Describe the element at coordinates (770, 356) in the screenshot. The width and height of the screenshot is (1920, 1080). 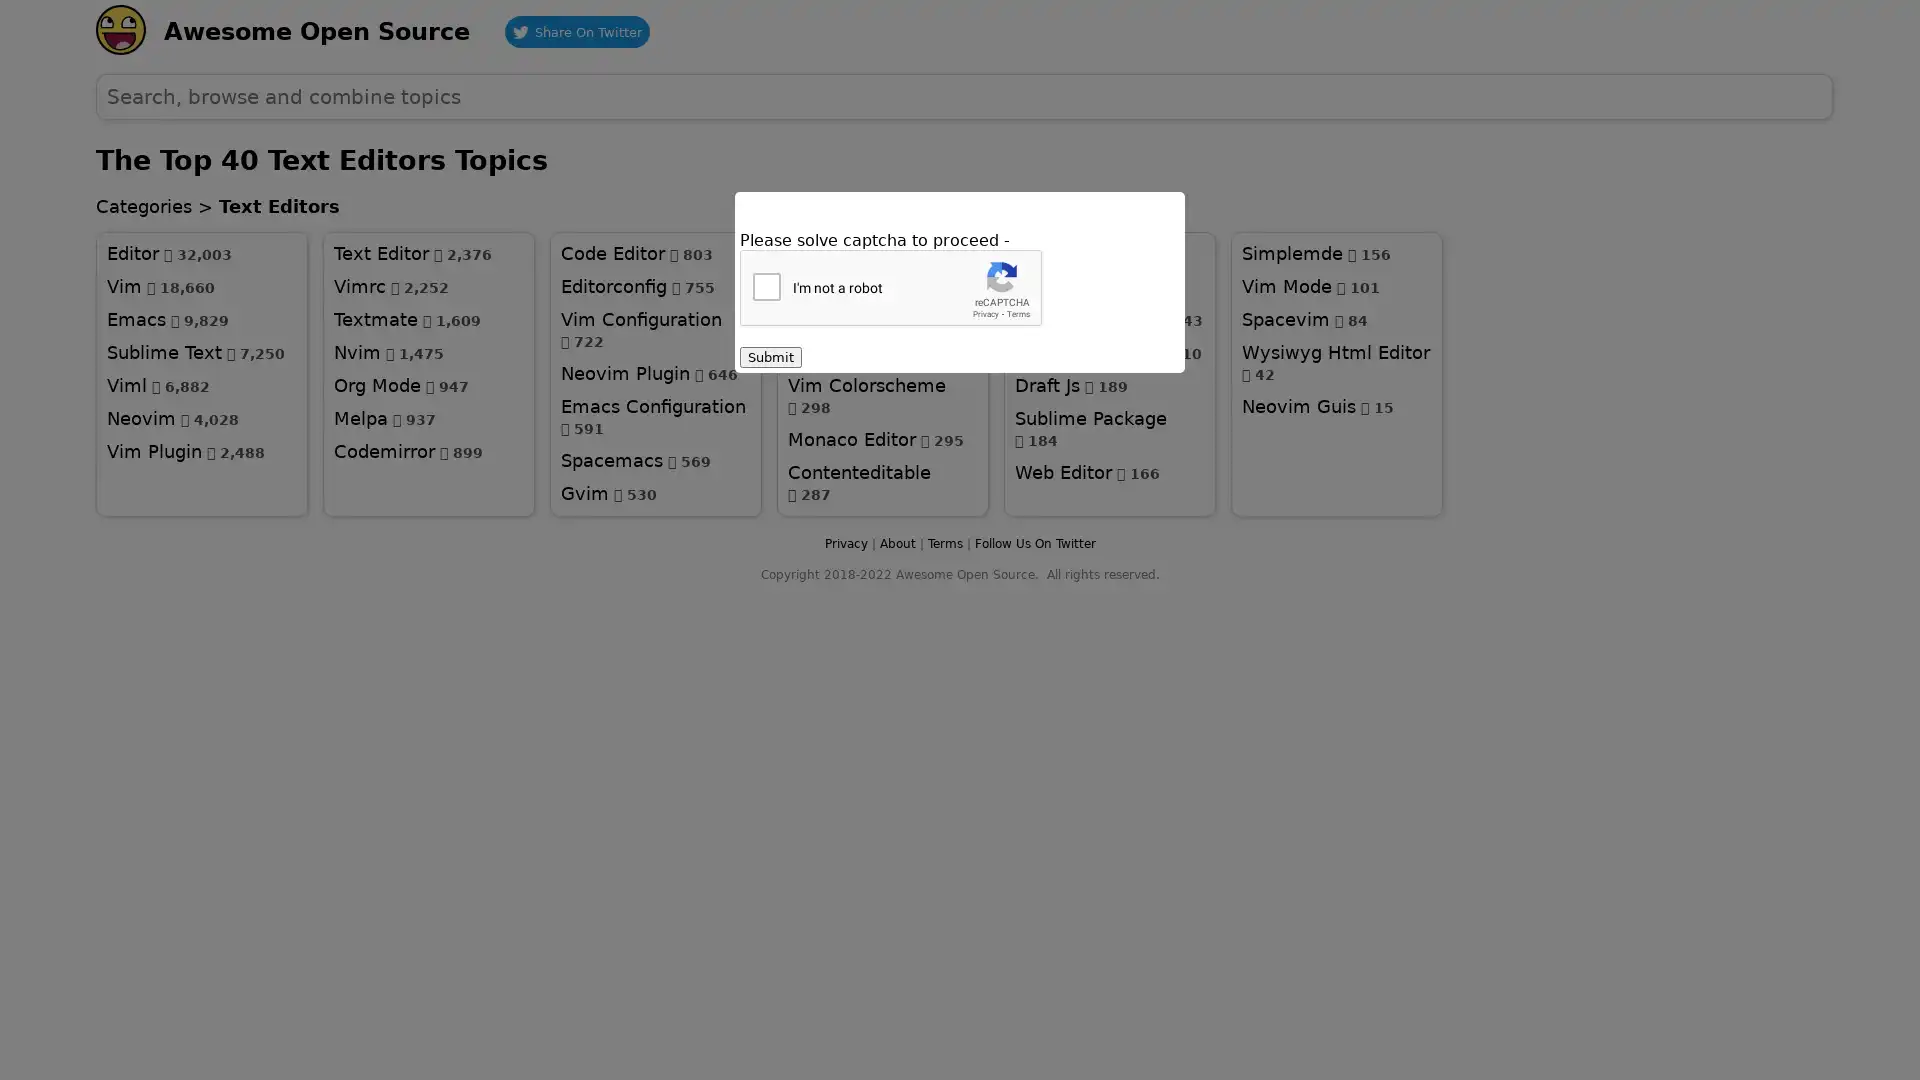
I see `Submit` at that location.